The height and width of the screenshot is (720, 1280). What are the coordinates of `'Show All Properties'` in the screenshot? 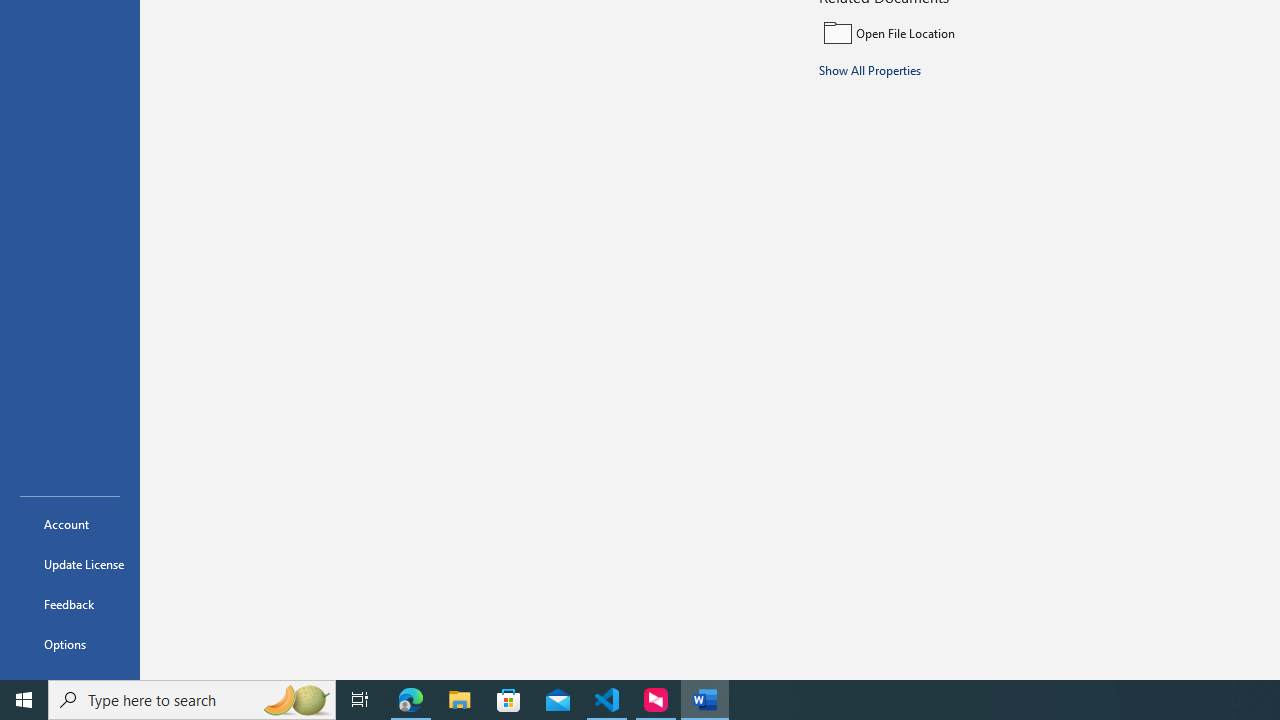 It's located at (871, 68).